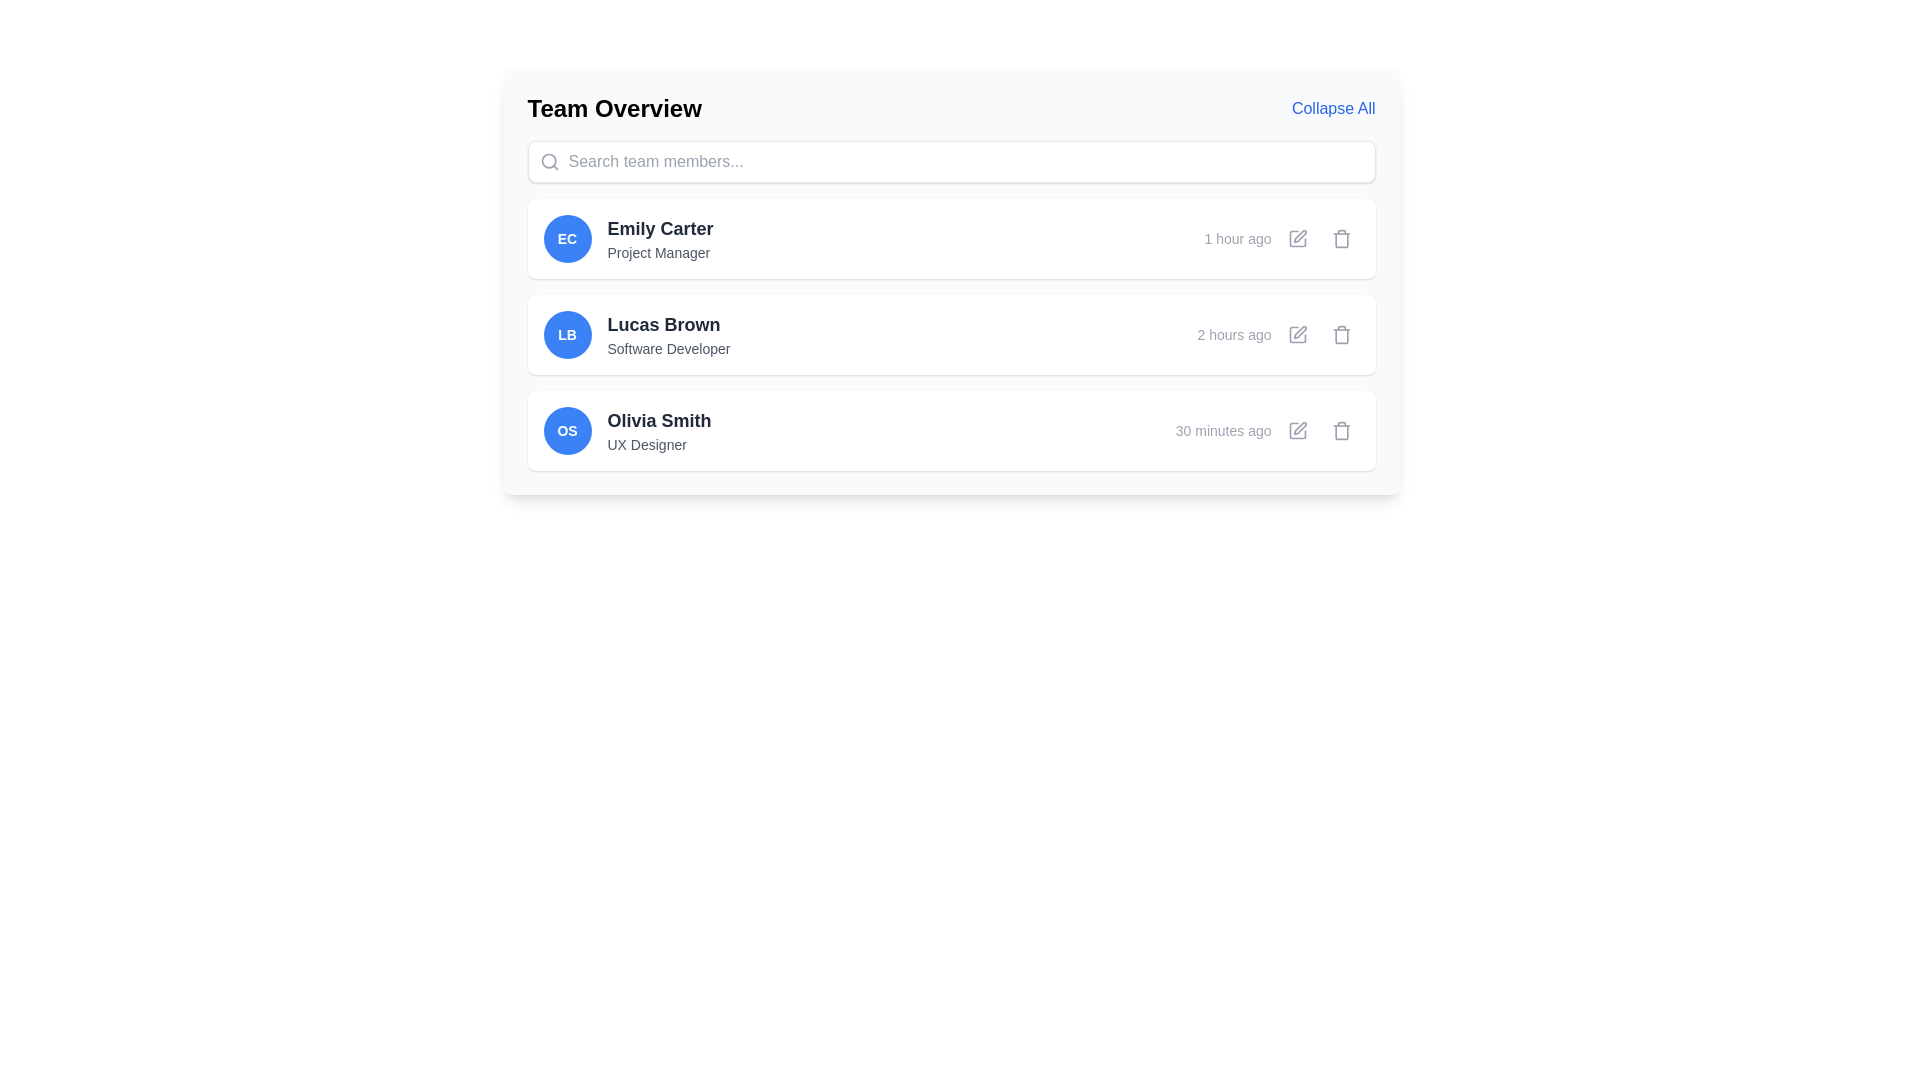 The height and width of the screenshot is (1080, 1920). Describe the element at coordinates (950, 238) in the screenshot. I see `the Profile Card, which displays a team member's information and is the first item` at that location.